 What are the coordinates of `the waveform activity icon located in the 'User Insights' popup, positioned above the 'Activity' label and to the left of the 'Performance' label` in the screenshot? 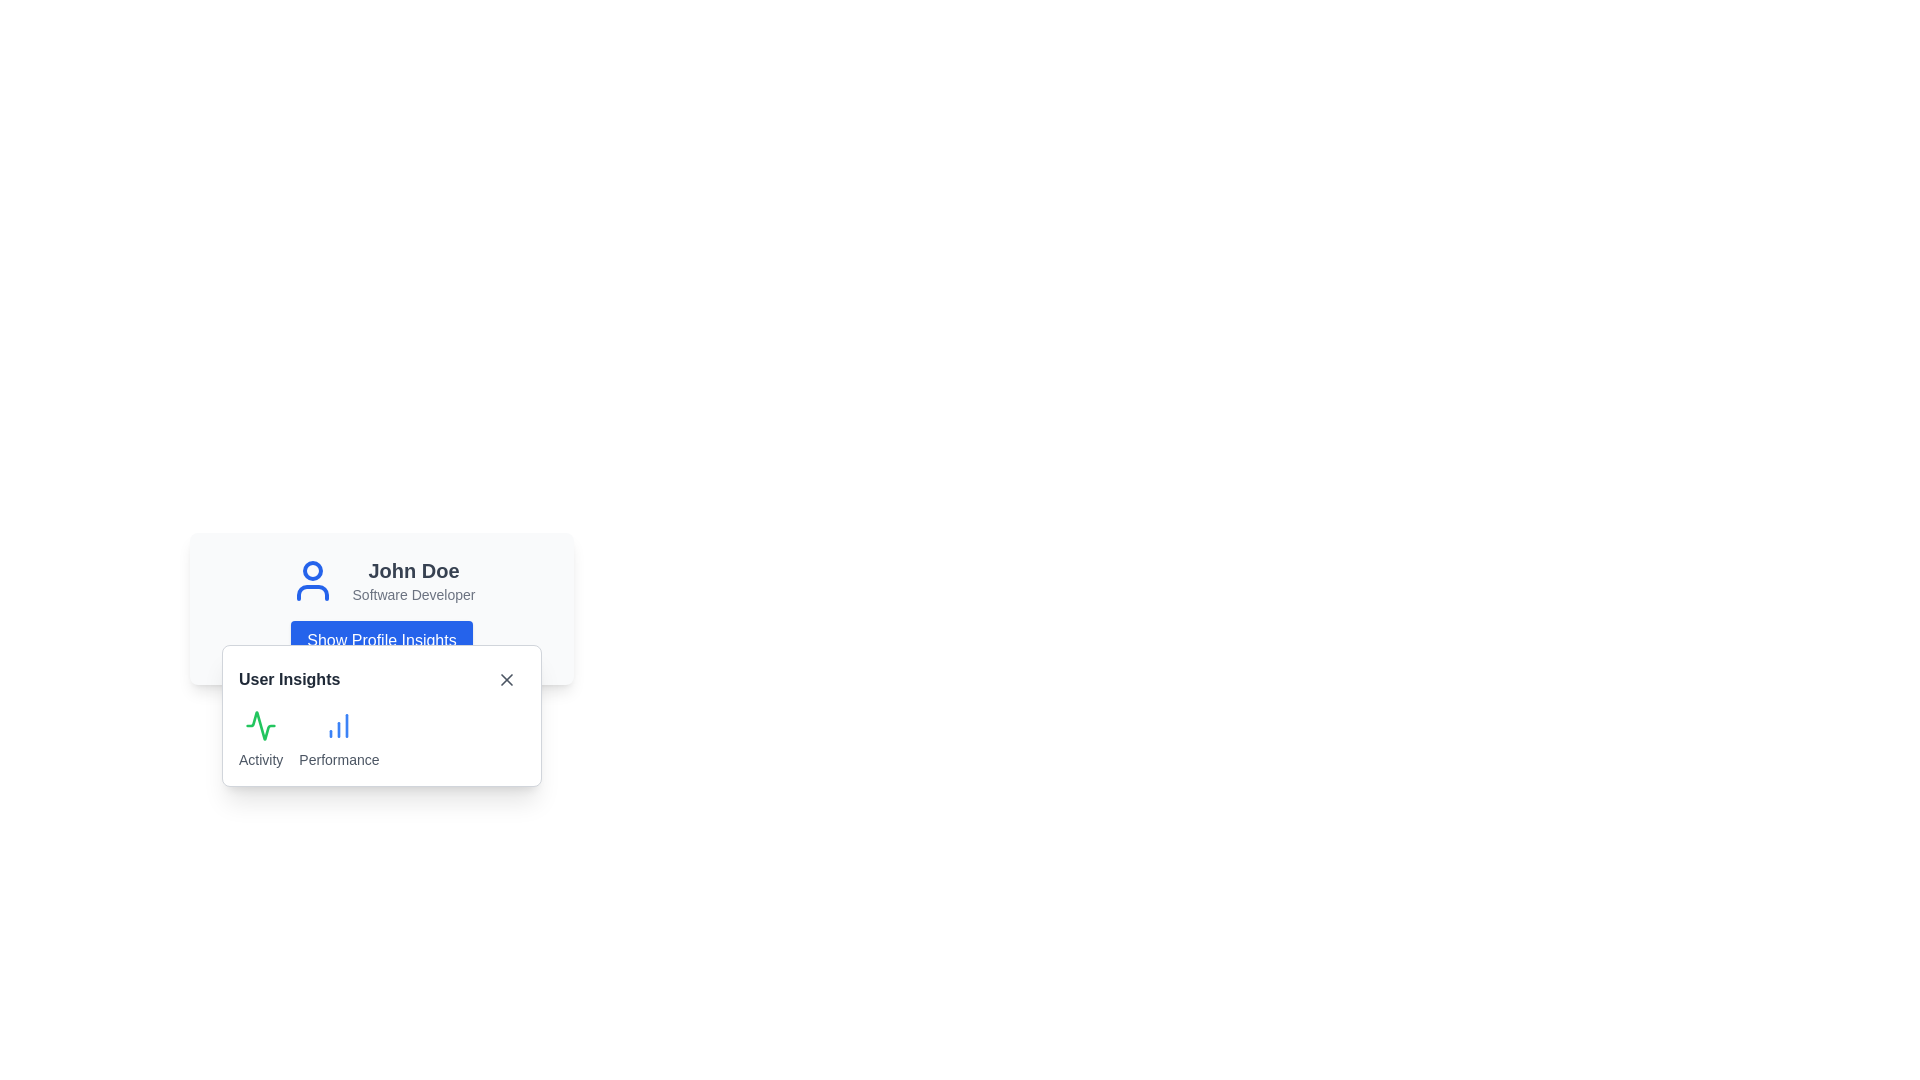 It's located at (260, 725).